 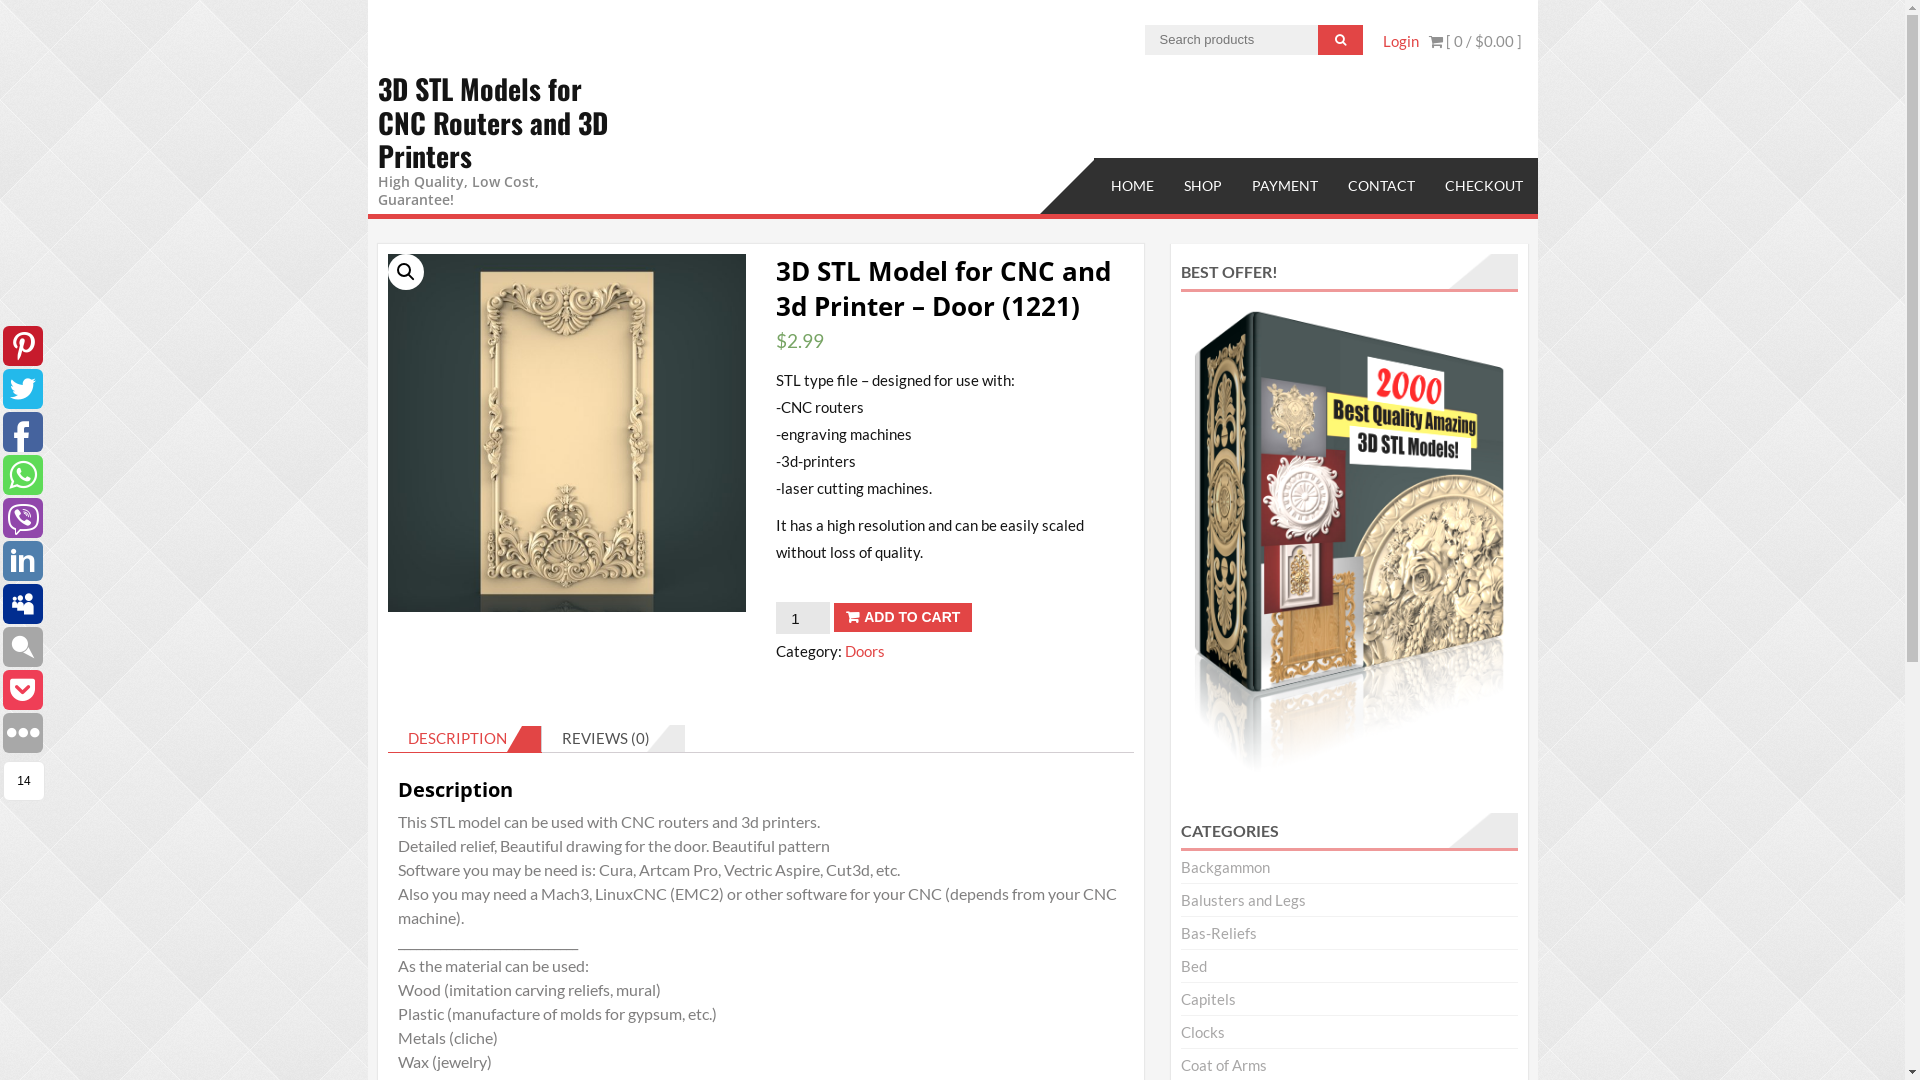 I want to click on '[ 0 / $0.00 ]', so click(x=1427, y=41).